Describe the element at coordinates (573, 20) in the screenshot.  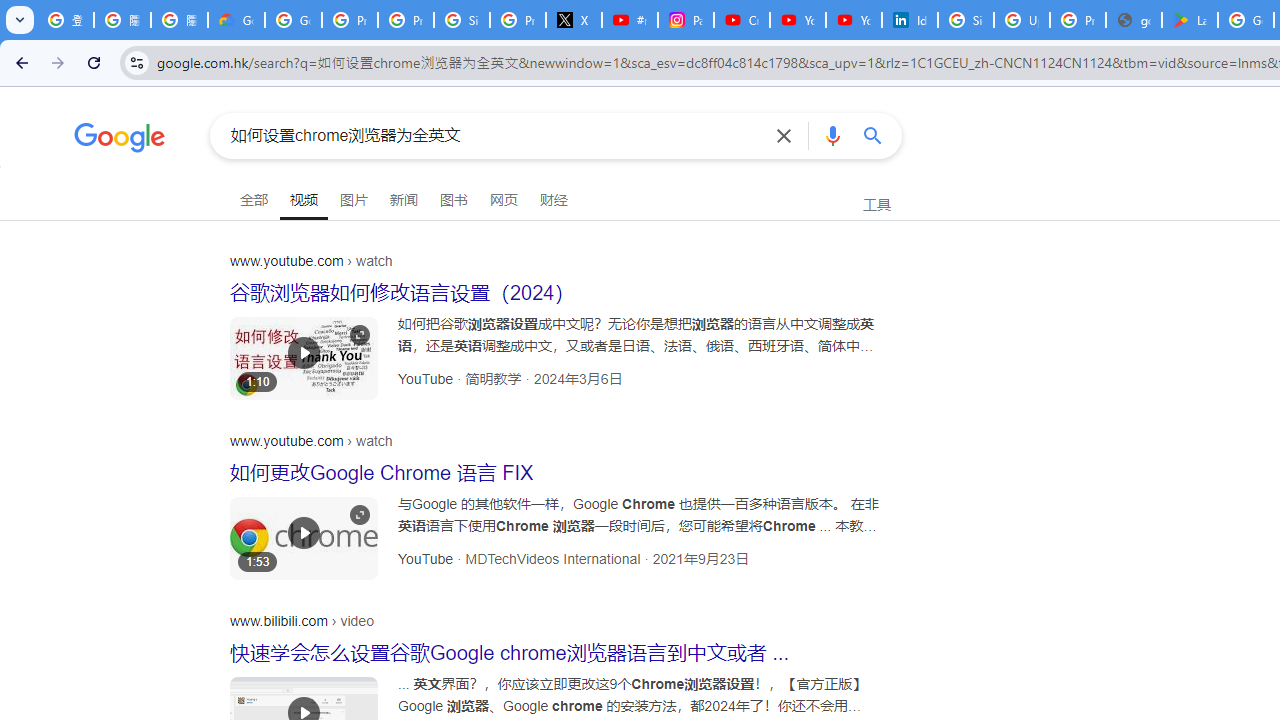
I see `'X'` at that location.